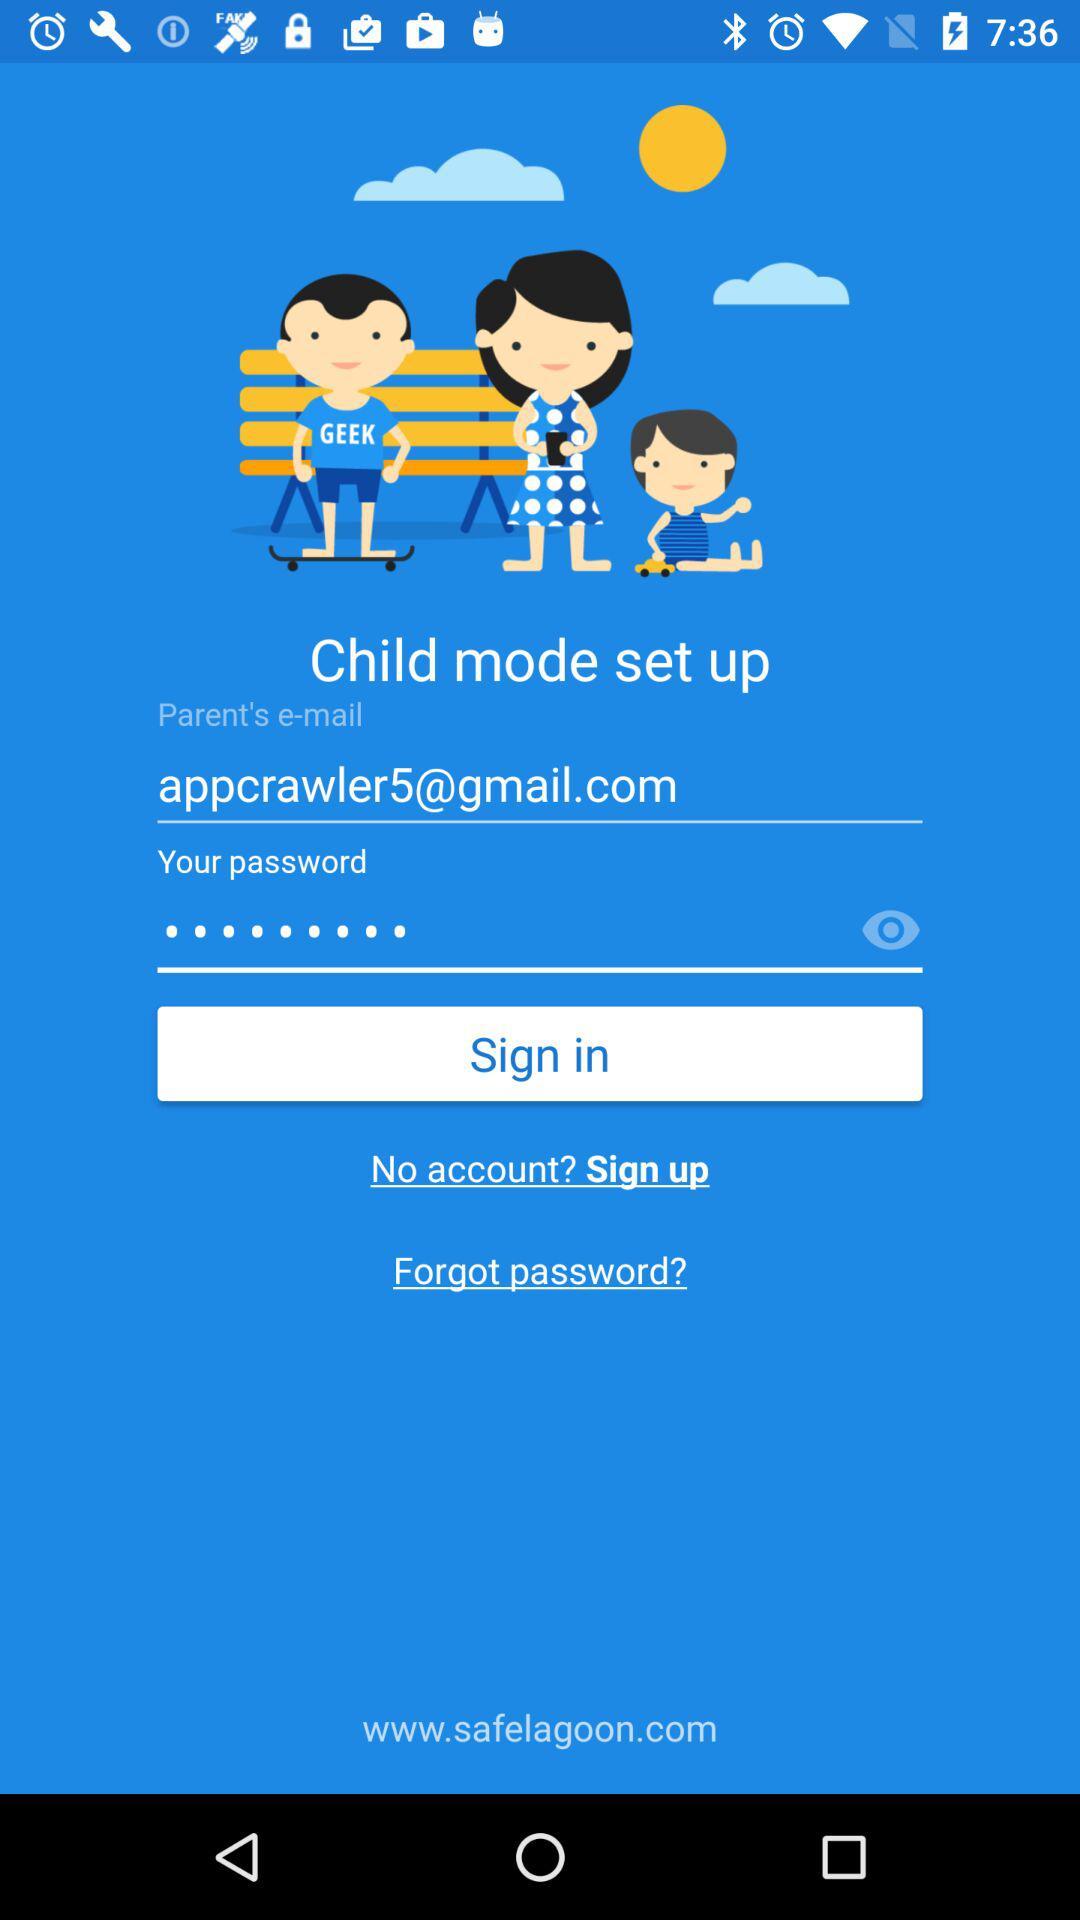  Describe the element at coordinates (890, 930) in the screenshot. I see `see password` at that location.